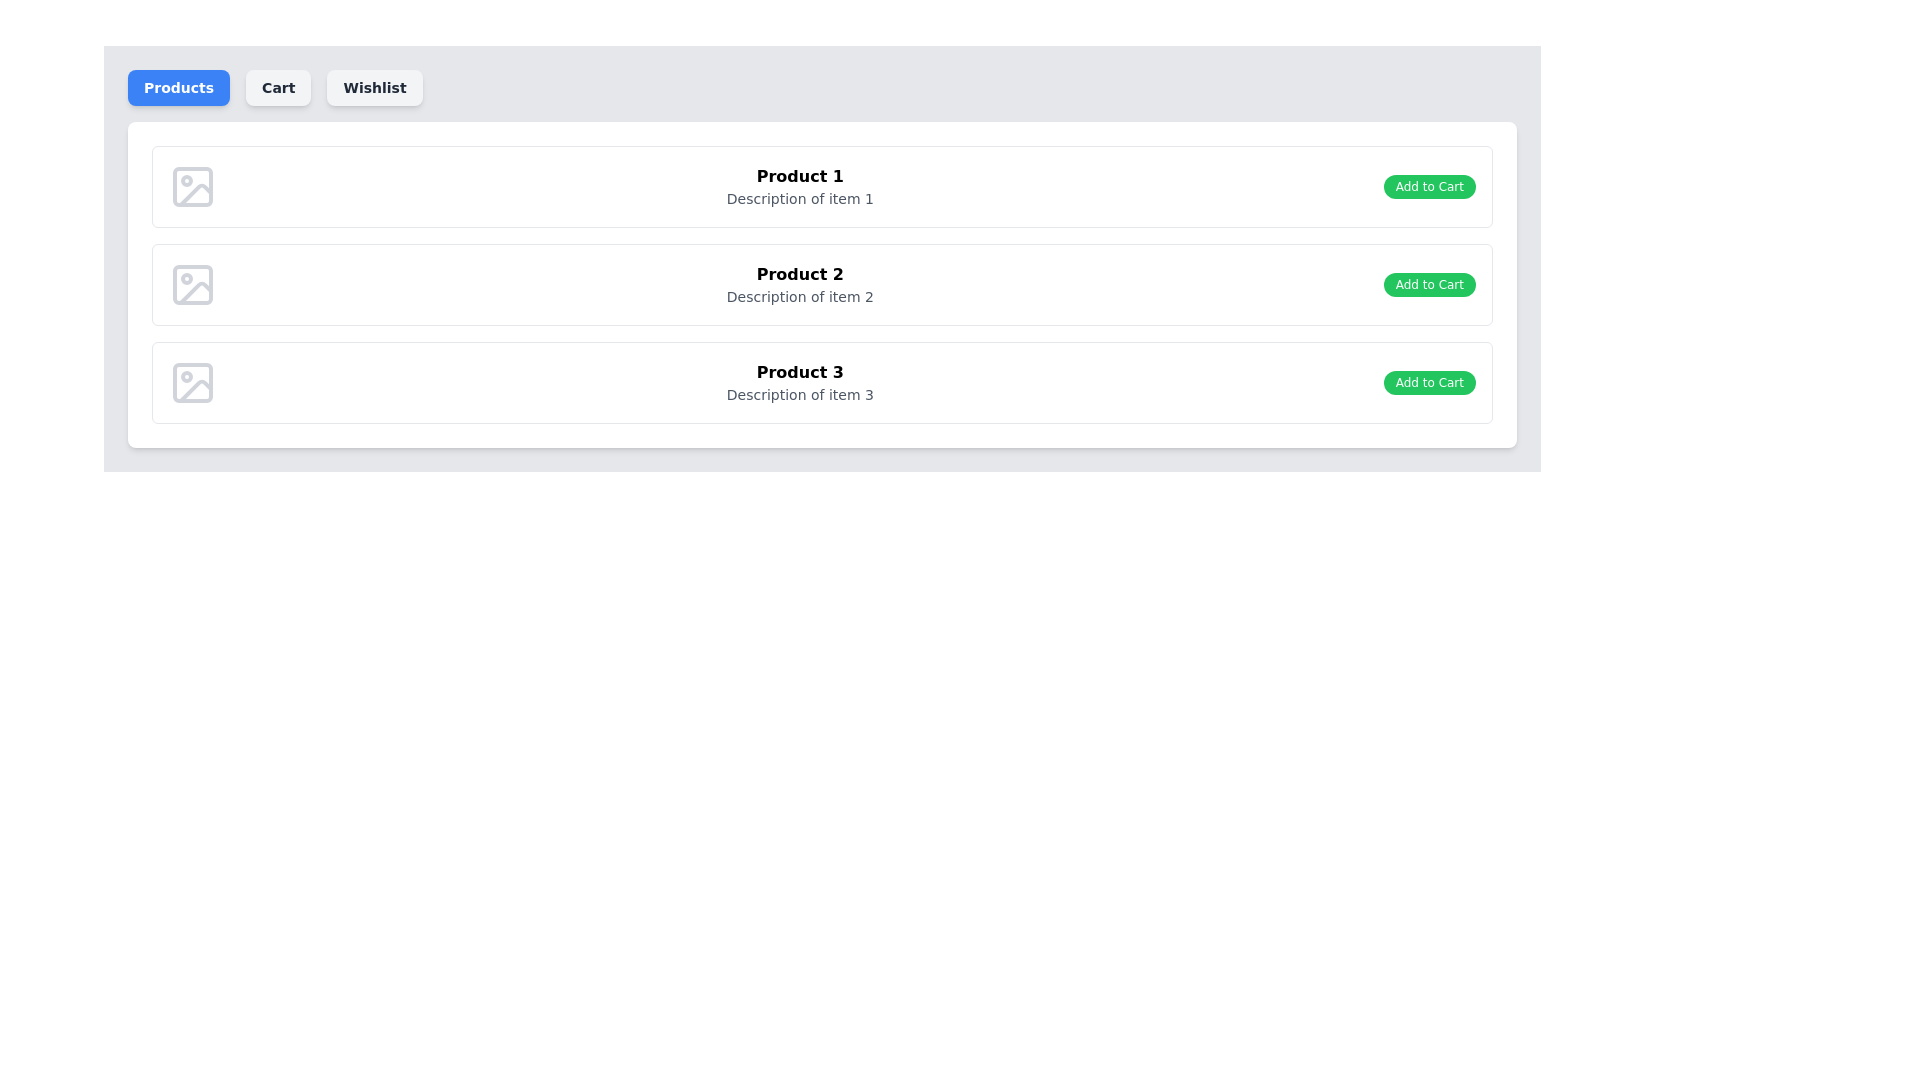  What do you see at coordinates (192, 382) in the screenshot?
I see `the image placeholder icon located in the third product card` at bounding box center [192, 382].